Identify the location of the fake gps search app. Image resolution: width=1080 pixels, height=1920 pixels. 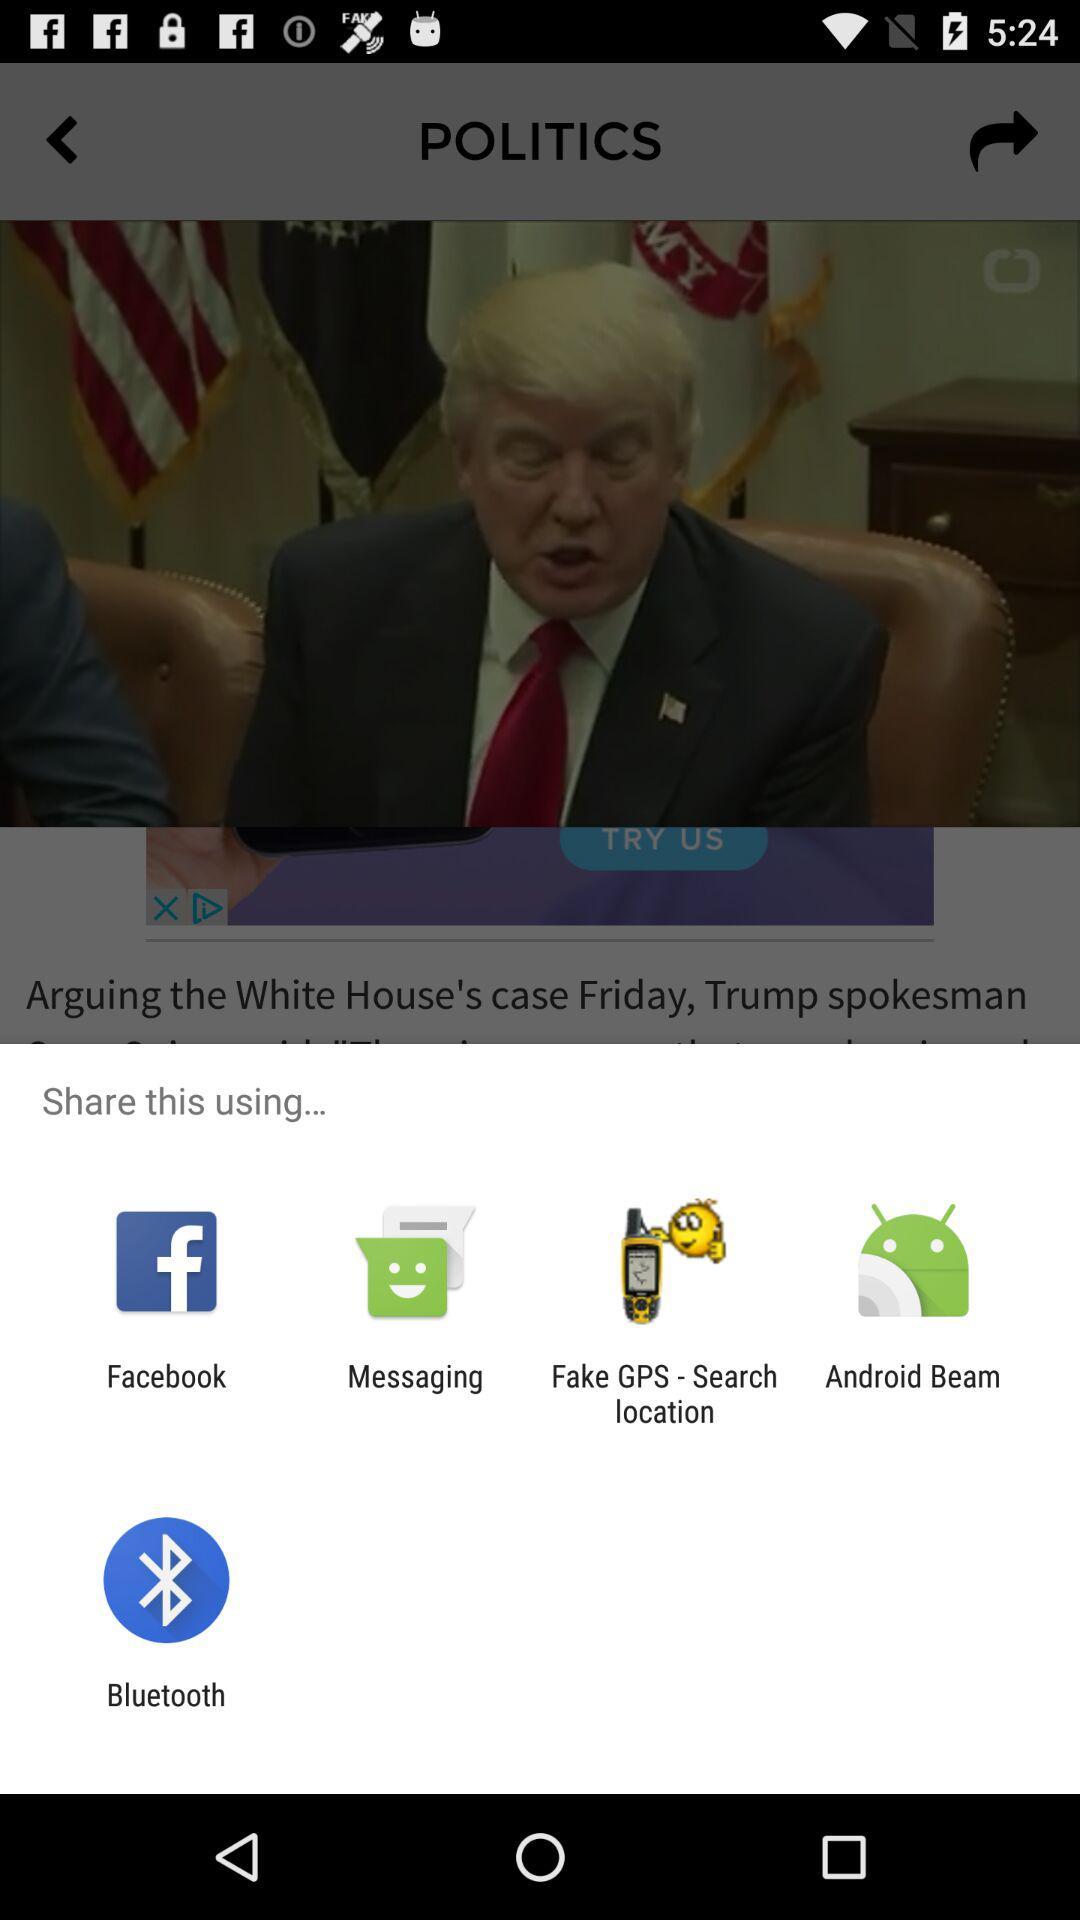
(664, 1392).